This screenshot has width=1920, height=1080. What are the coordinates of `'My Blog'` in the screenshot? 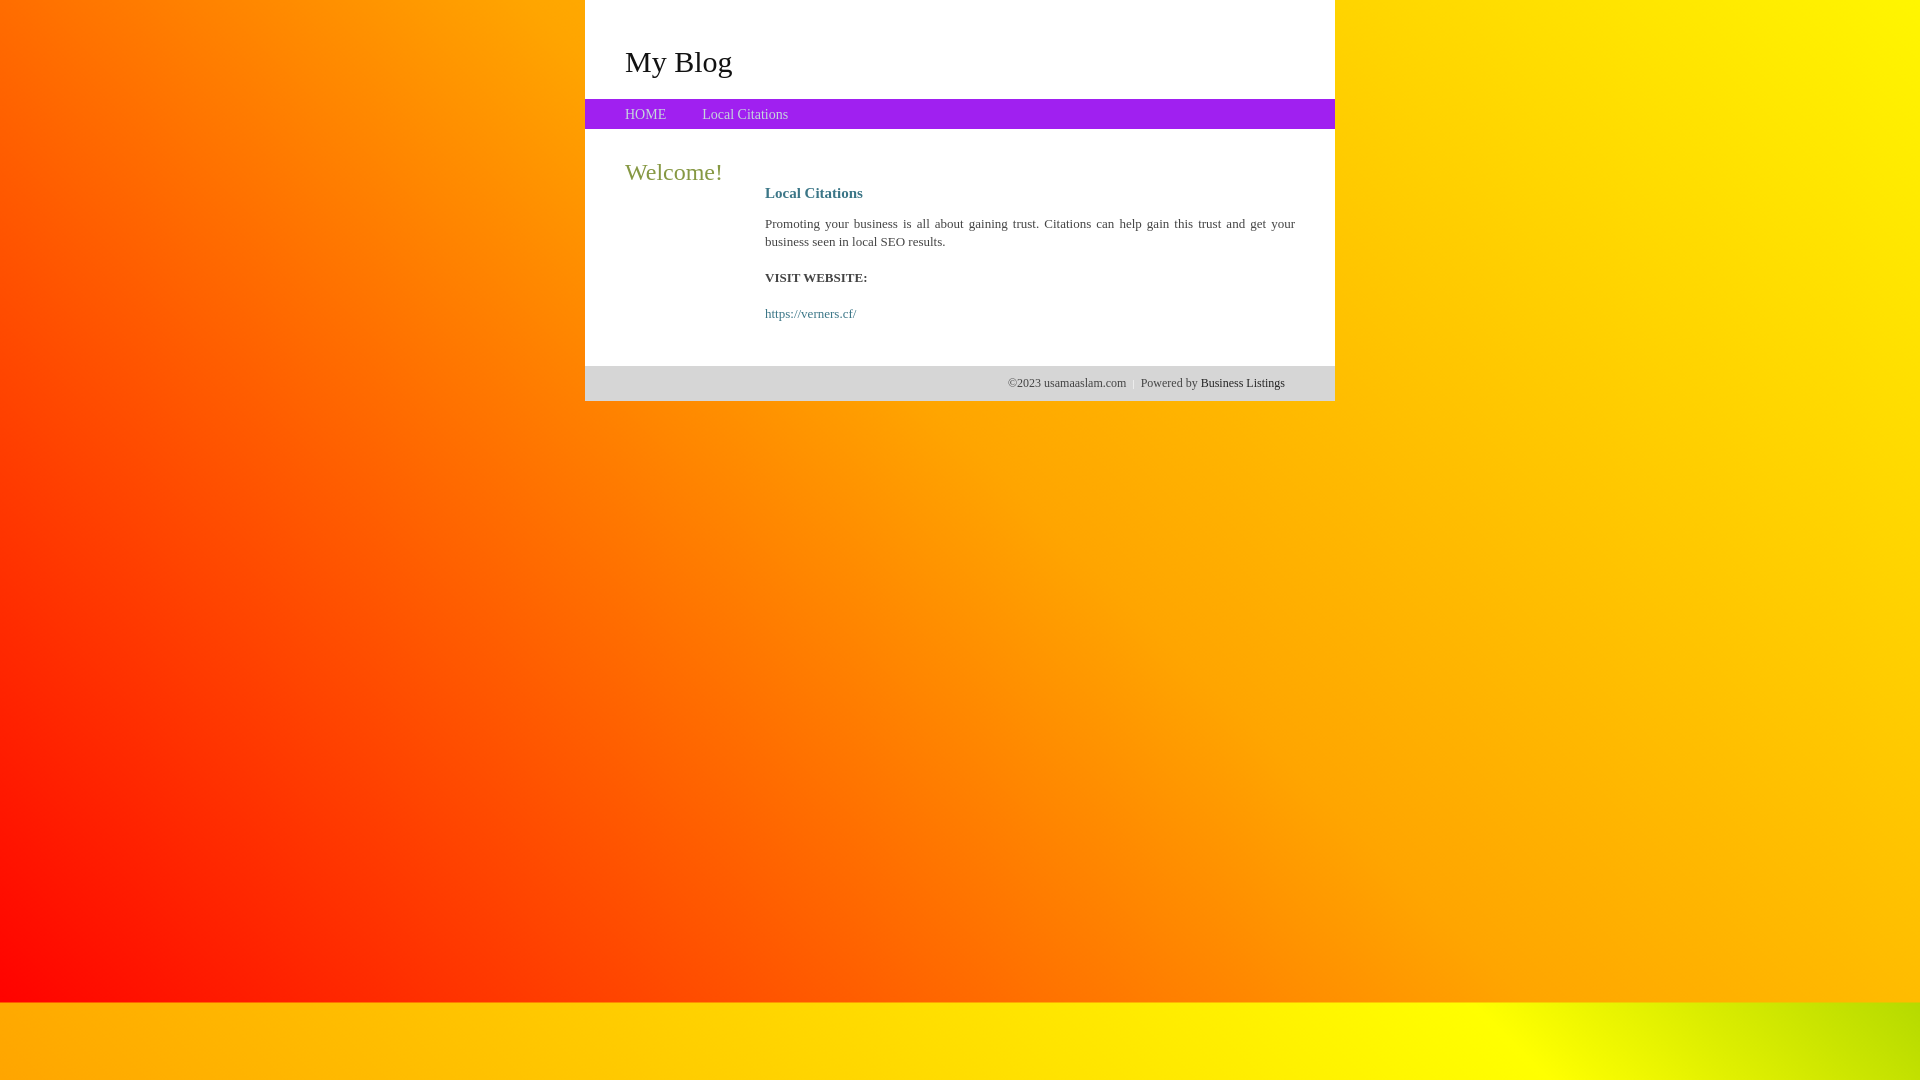 It's located at (678, 60).